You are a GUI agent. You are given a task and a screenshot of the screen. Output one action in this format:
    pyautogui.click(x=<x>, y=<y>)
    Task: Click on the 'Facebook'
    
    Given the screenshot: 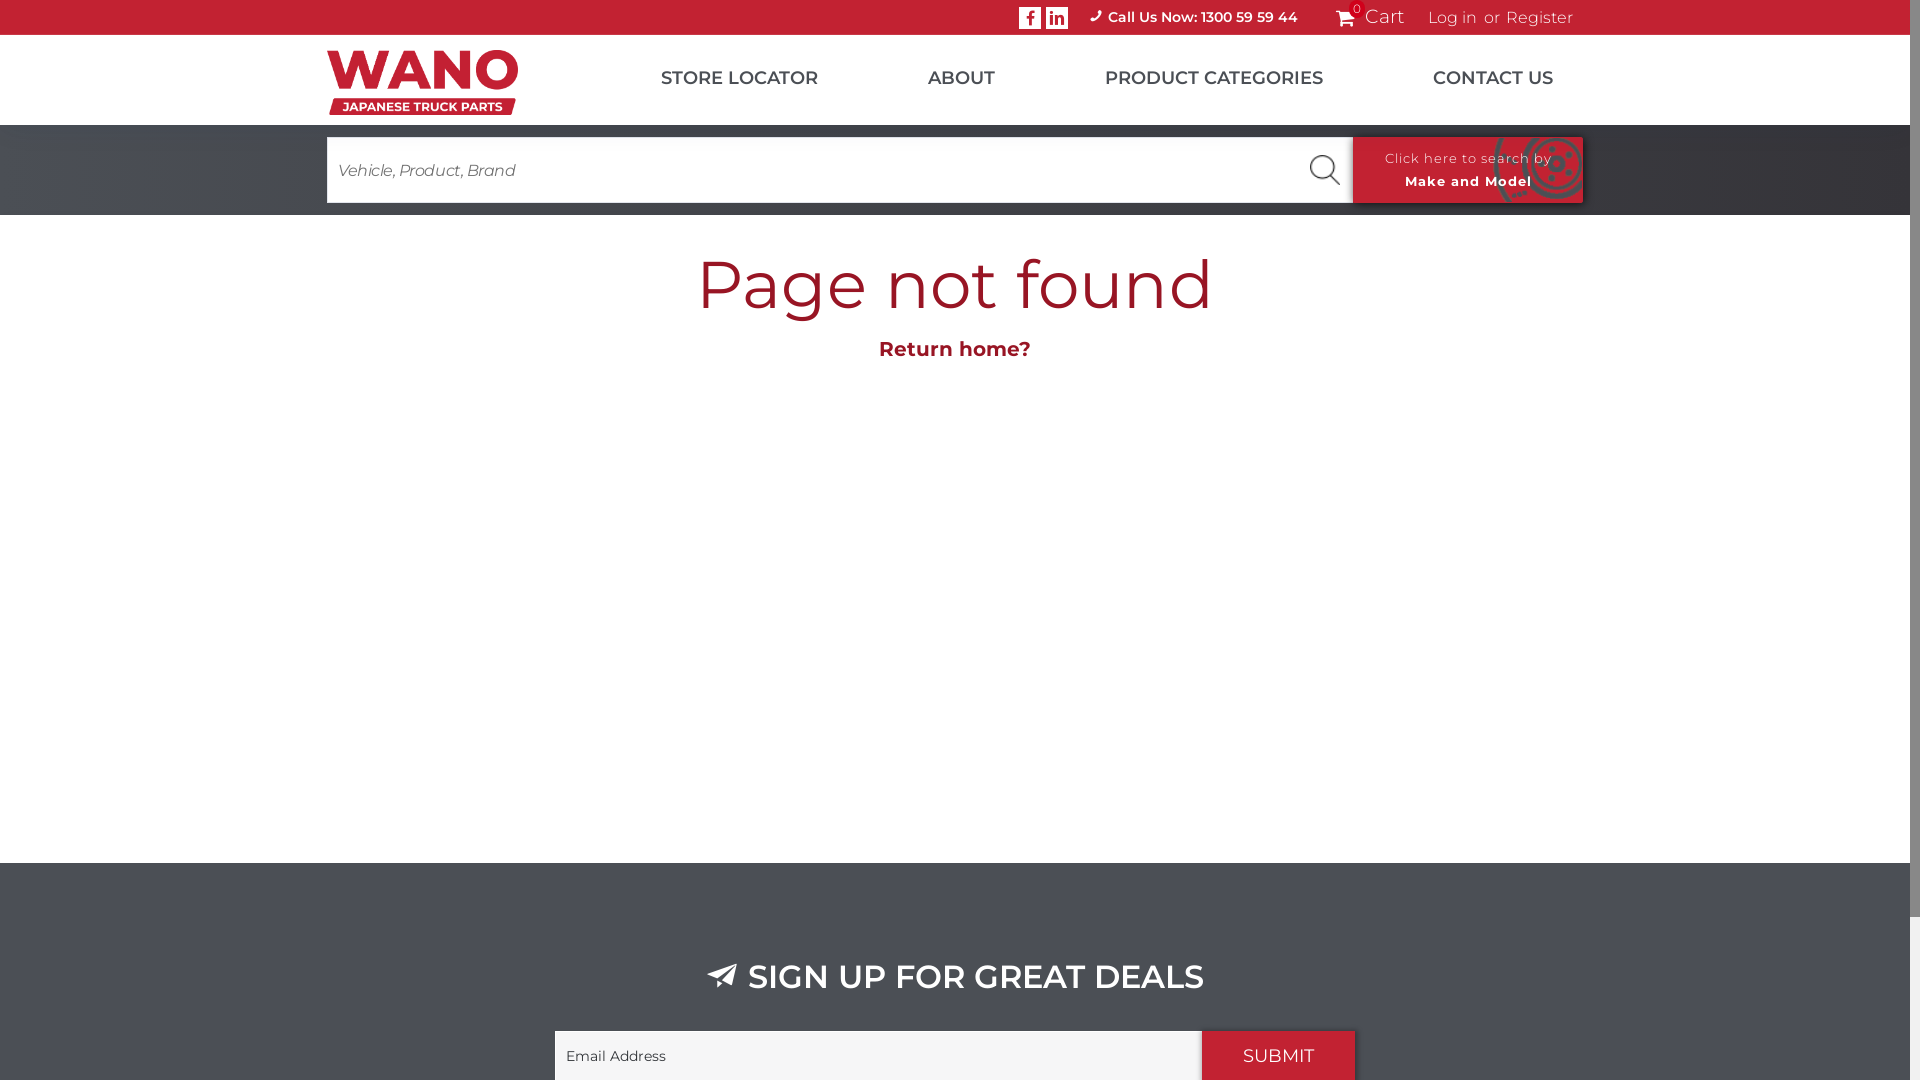 What is the action you would take?
    pyautogui.click(x=1018, y=16)
    